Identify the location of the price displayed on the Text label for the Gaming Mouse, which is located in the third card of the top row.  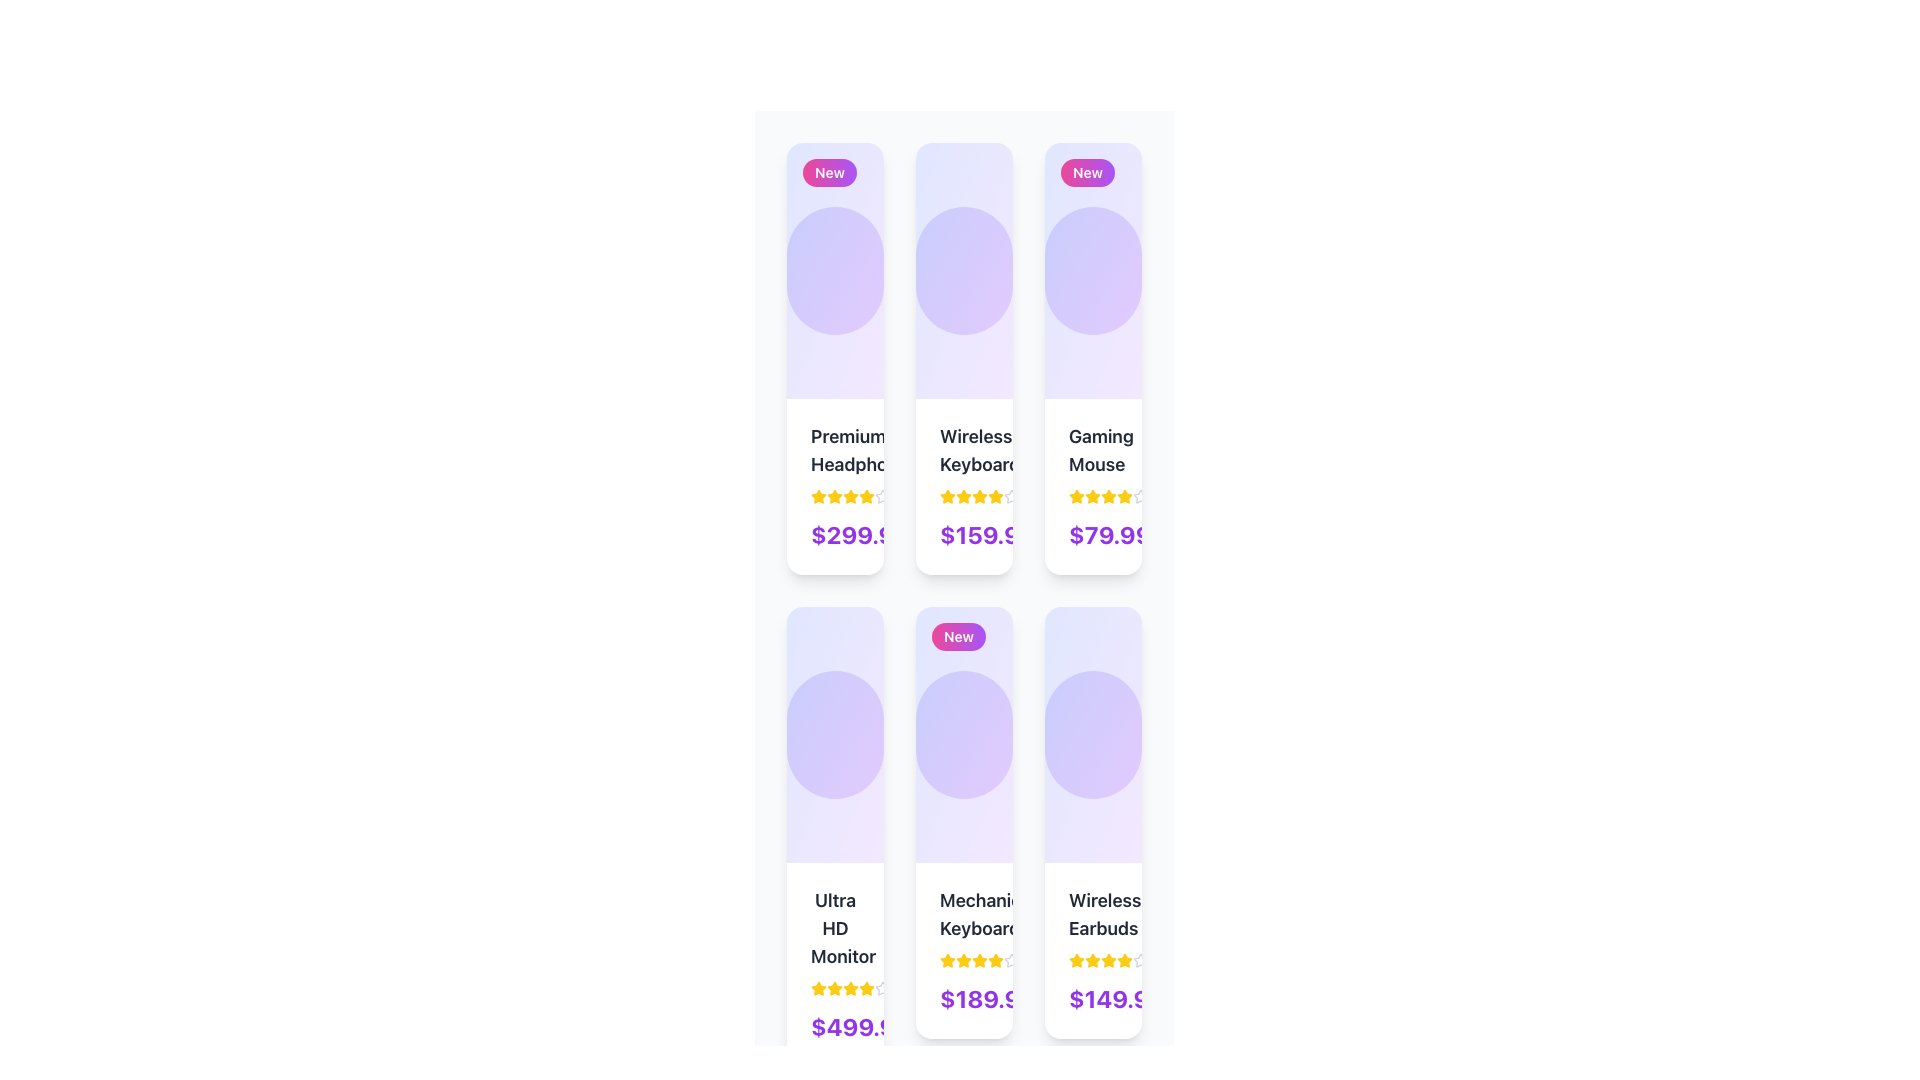
(1109, 534).